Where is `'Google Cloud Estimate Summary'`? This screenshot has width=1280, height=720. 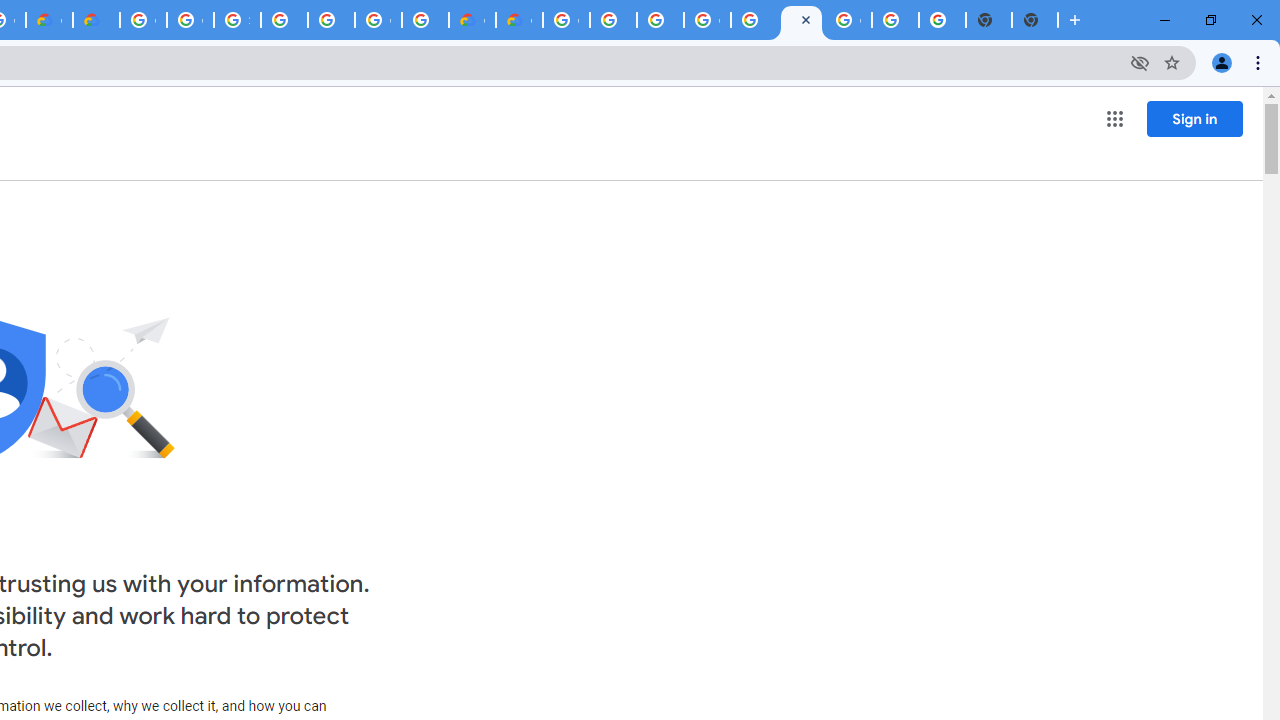 'Google Cloud Estimate Summary' is located at coordinates (519, 20).